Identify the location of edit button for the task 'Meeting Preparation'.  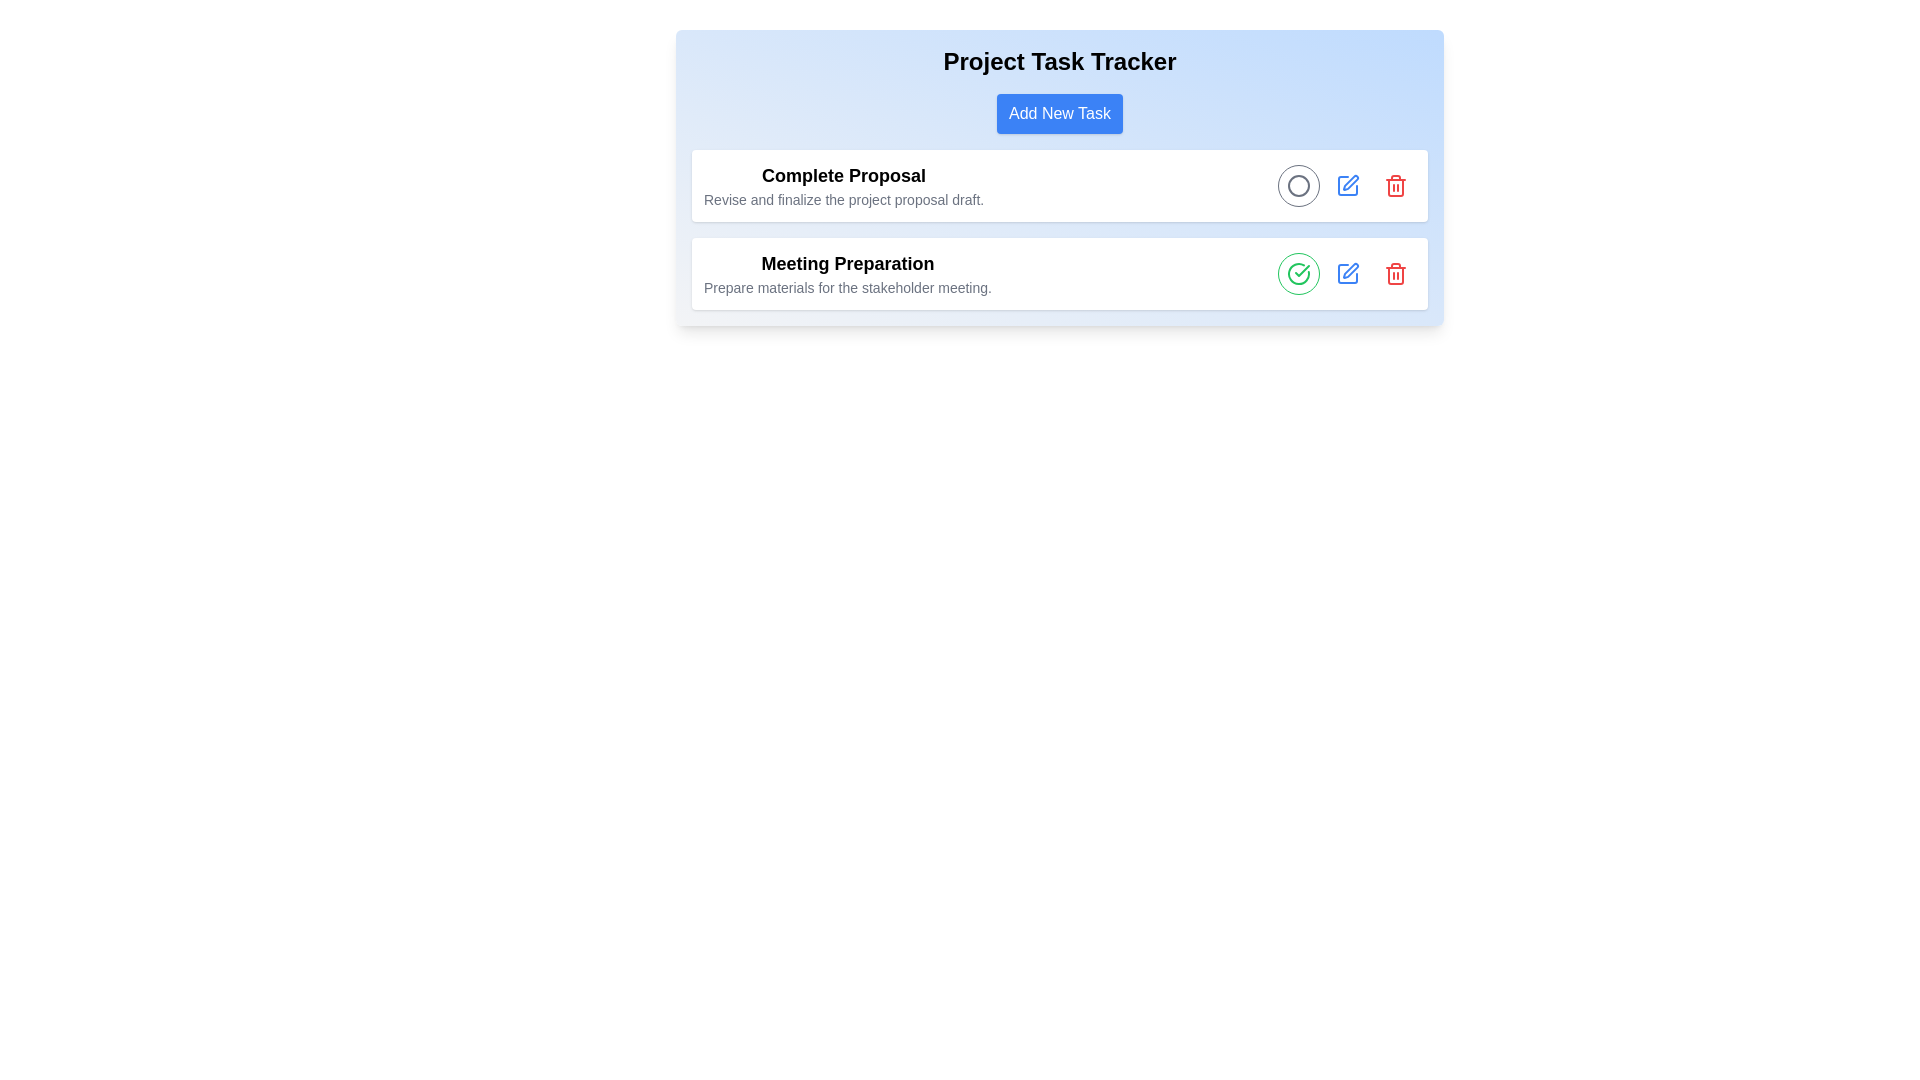
(1348, 273).